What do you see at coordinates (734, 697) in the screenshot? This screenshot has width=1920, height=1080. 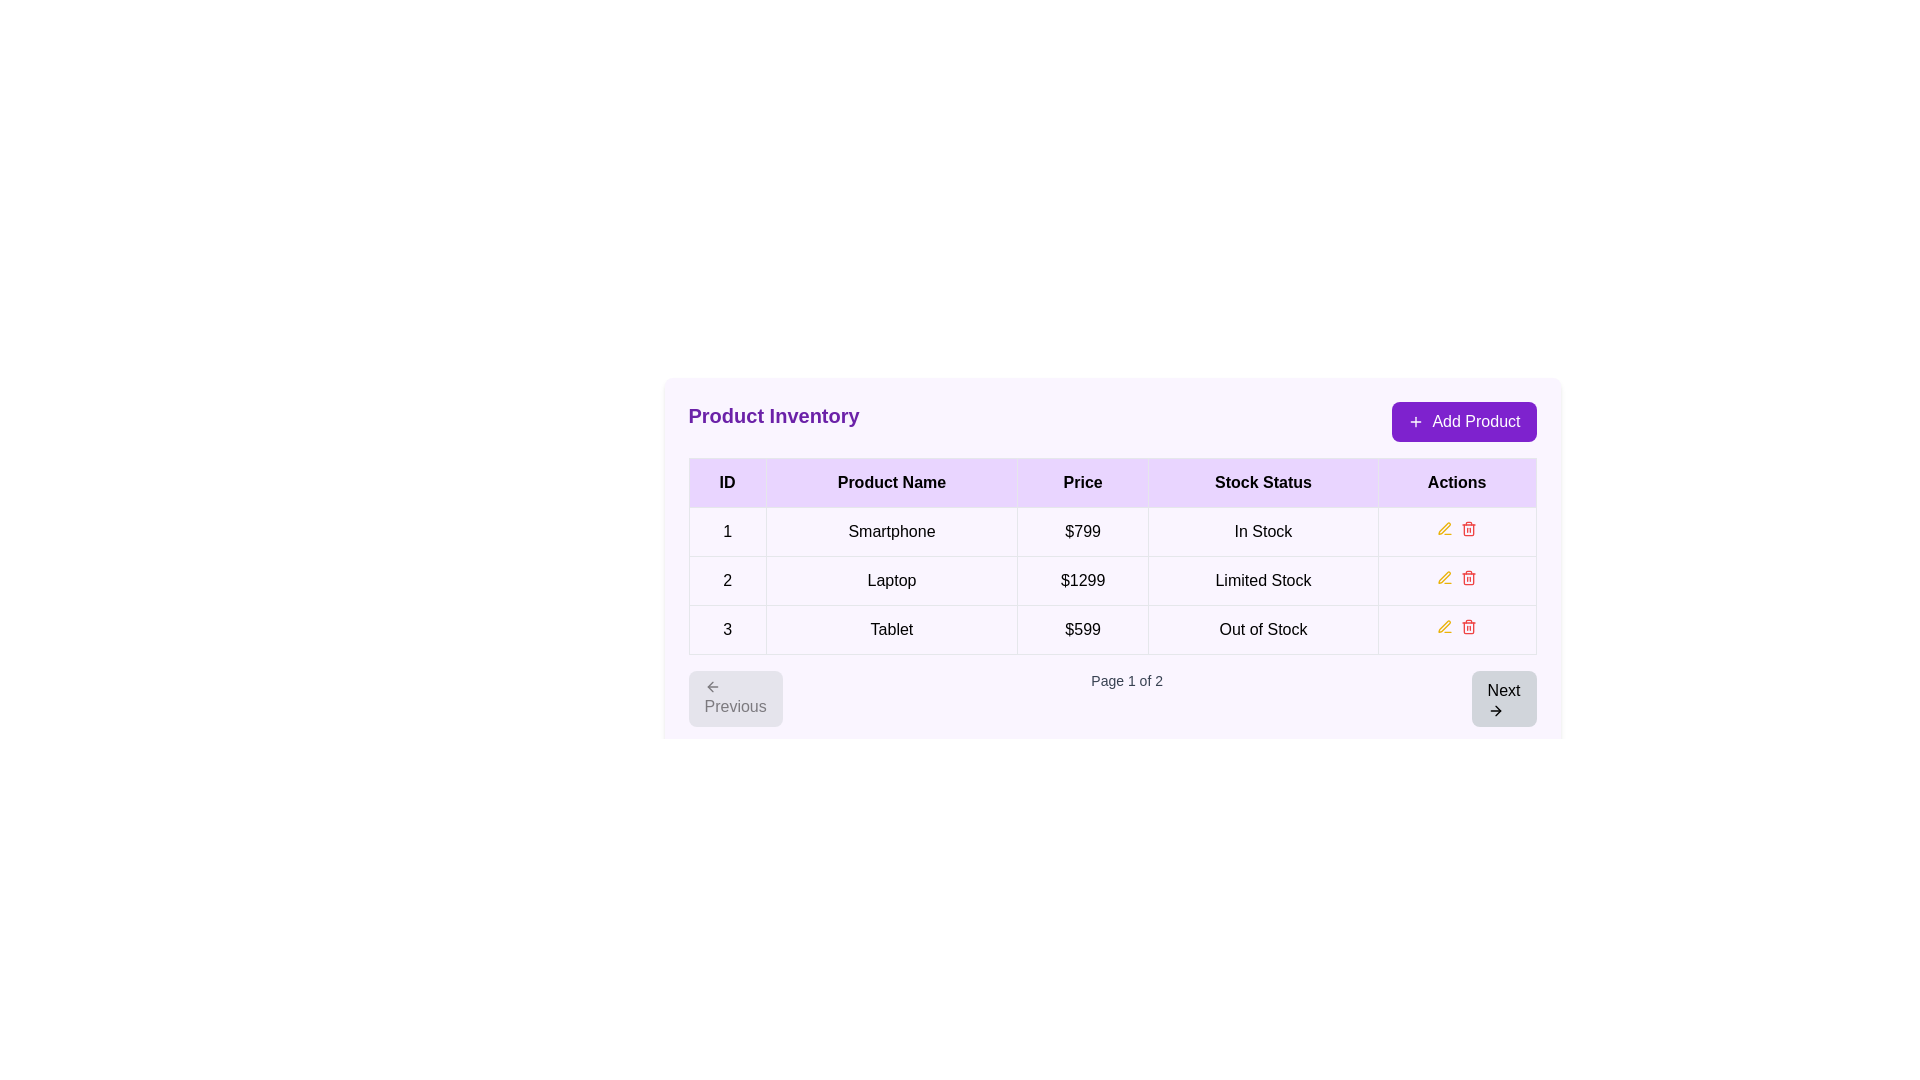 I see `the 'Previous' button with a gray background and left-pointing arrow icon located at the bottom left of the table` at bounding box center [734, 697].